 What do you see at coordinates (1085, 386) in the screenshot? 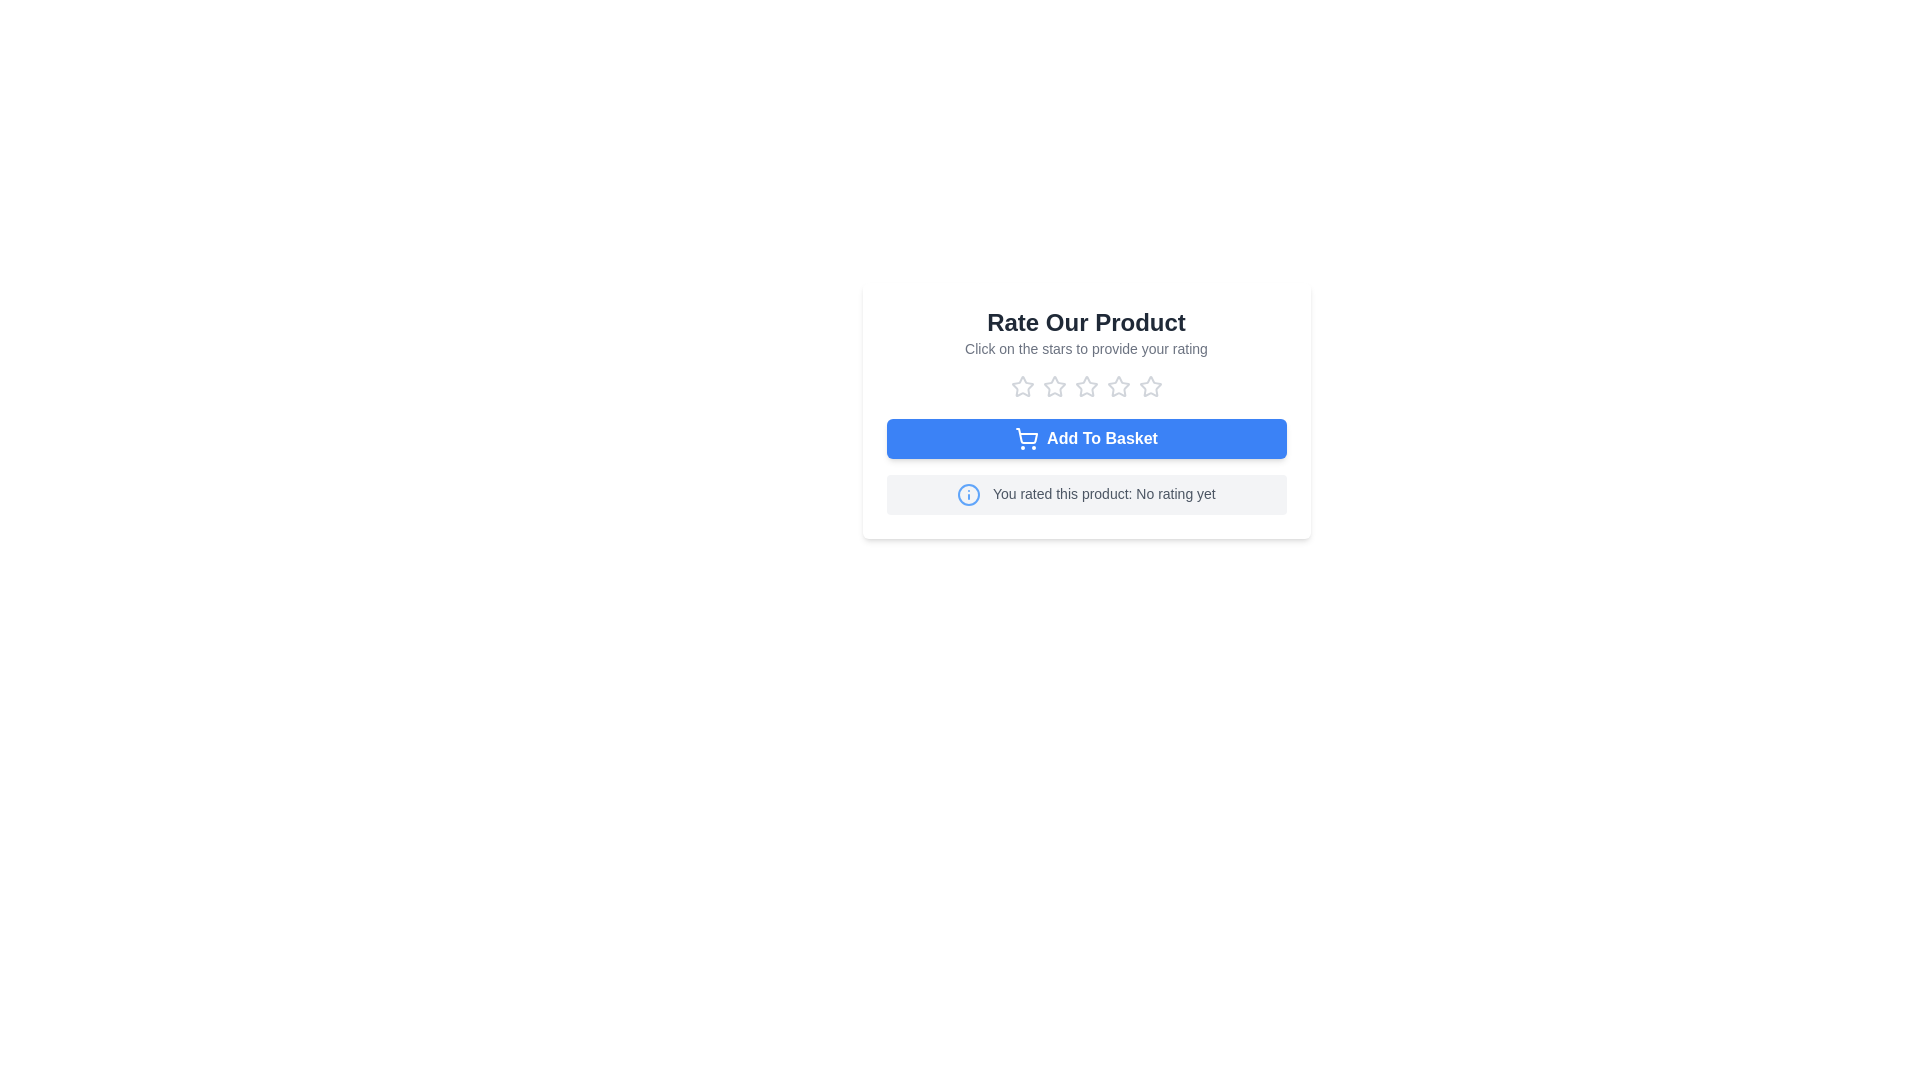
I see `the A rating component consisting of five interactive gray star icons` at bounding box center [1085, 386].